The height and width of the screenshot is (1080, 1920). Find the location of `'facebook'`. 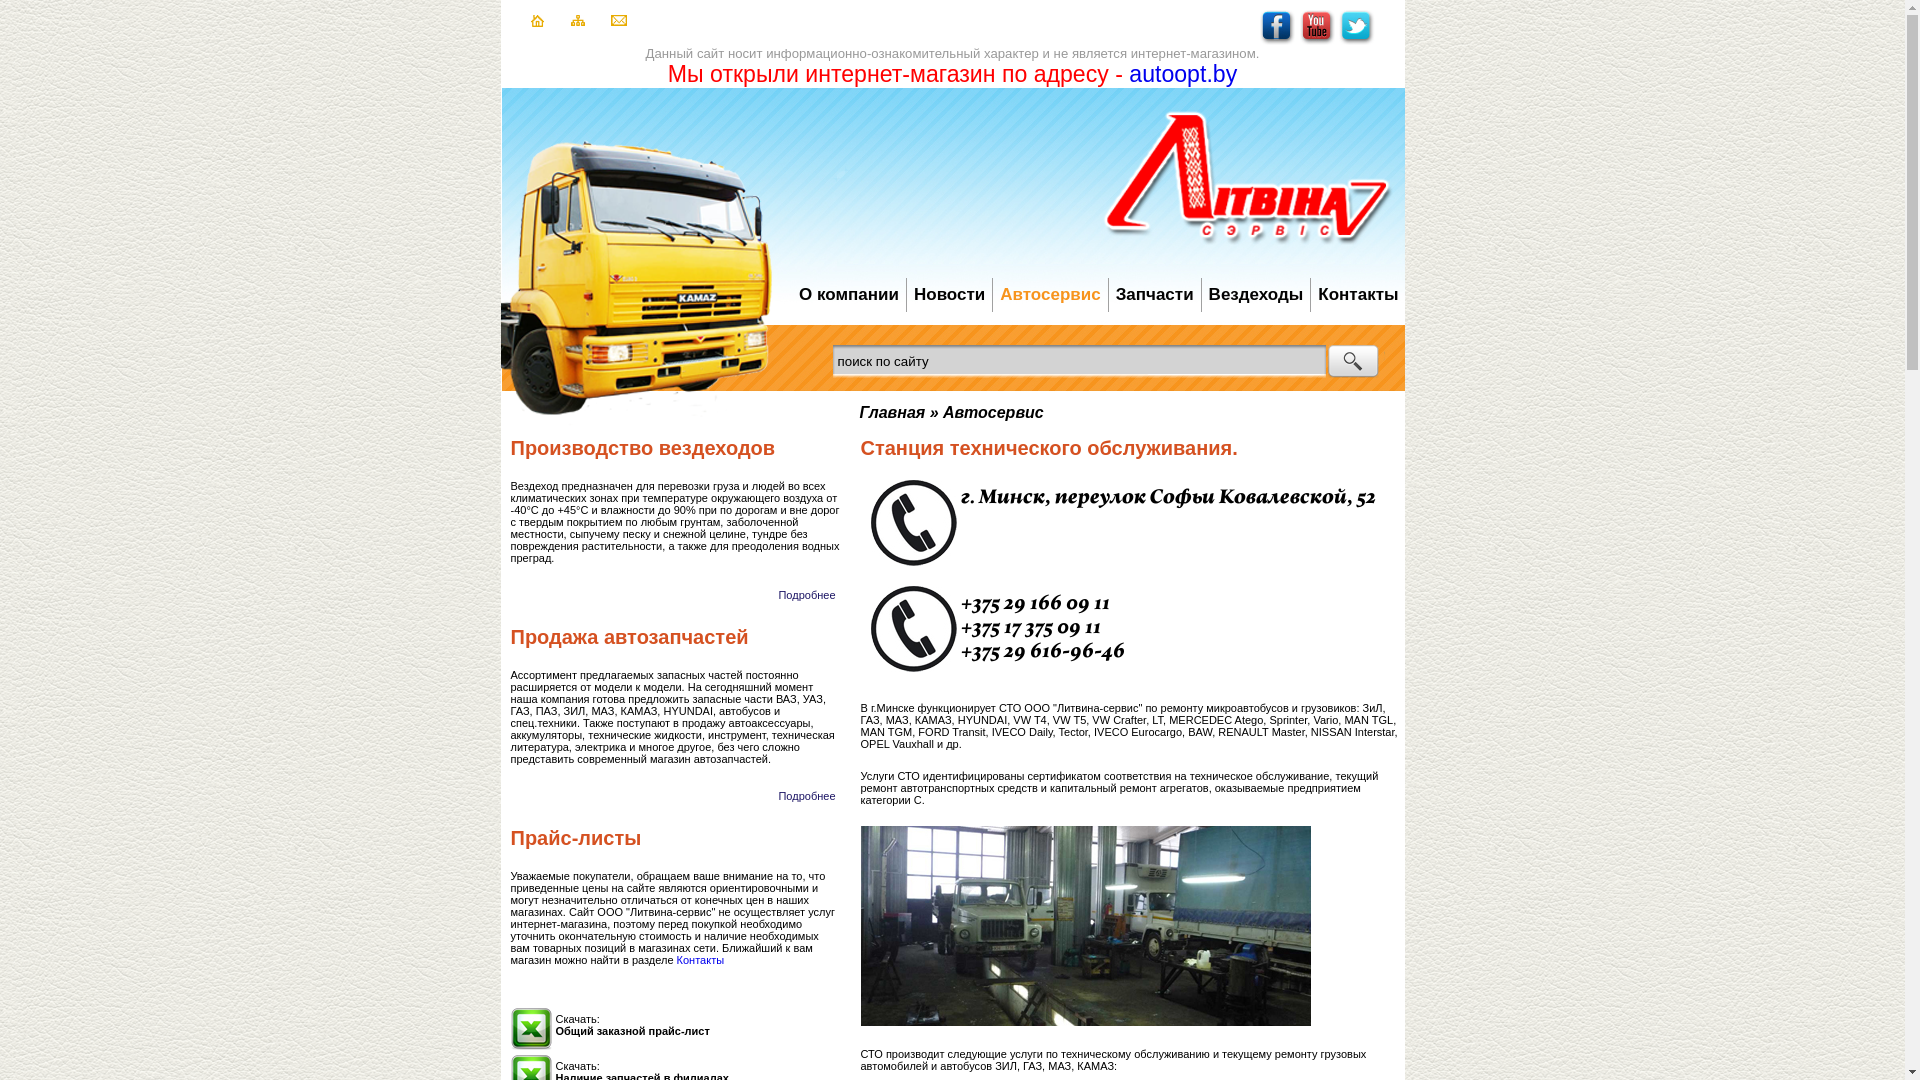

'facebook' is located at coordinates (1276, 41).